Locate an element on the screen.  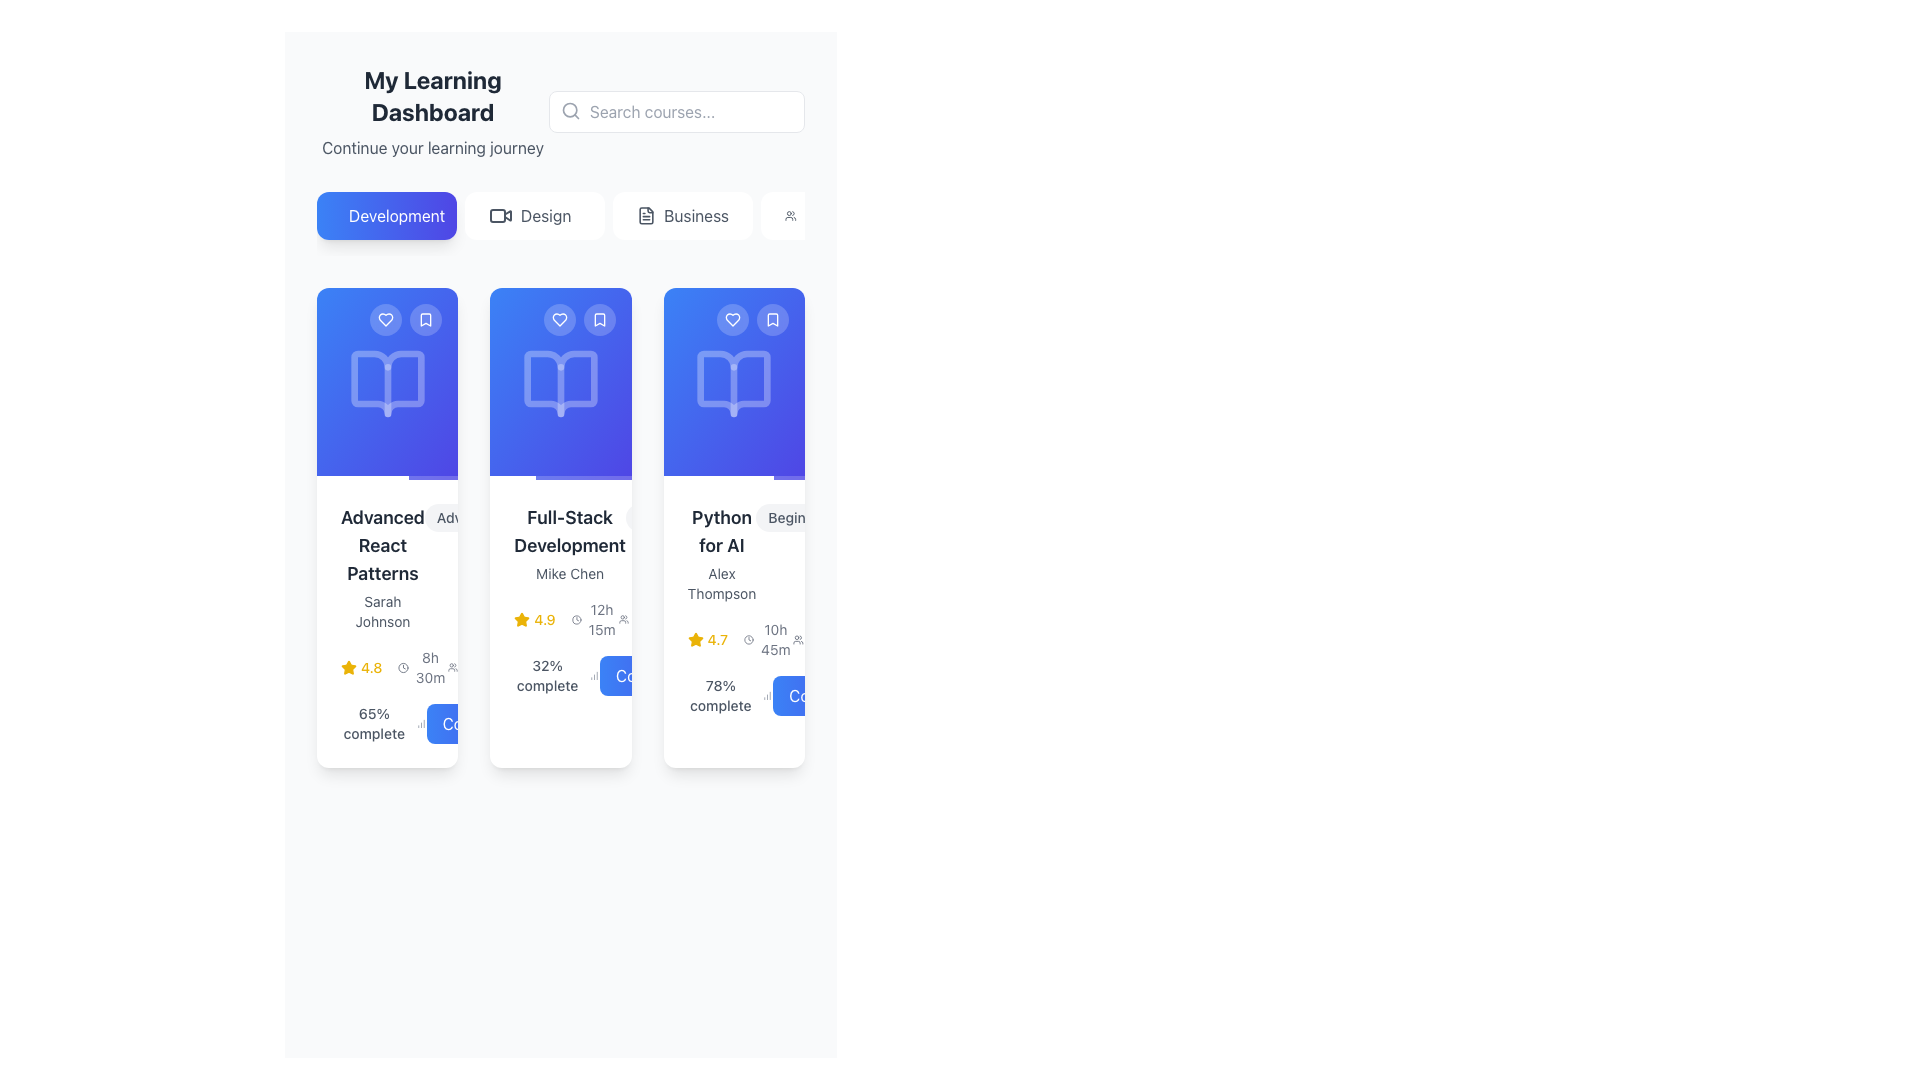
the 'Design' button, which is a light-colored rectangular button with rounded corners and the text 'Design' in medium-gray color, located between the 'Development' and 'Business' buttons, to filter the content related to 'Design' is located at coordinates (560, 223).